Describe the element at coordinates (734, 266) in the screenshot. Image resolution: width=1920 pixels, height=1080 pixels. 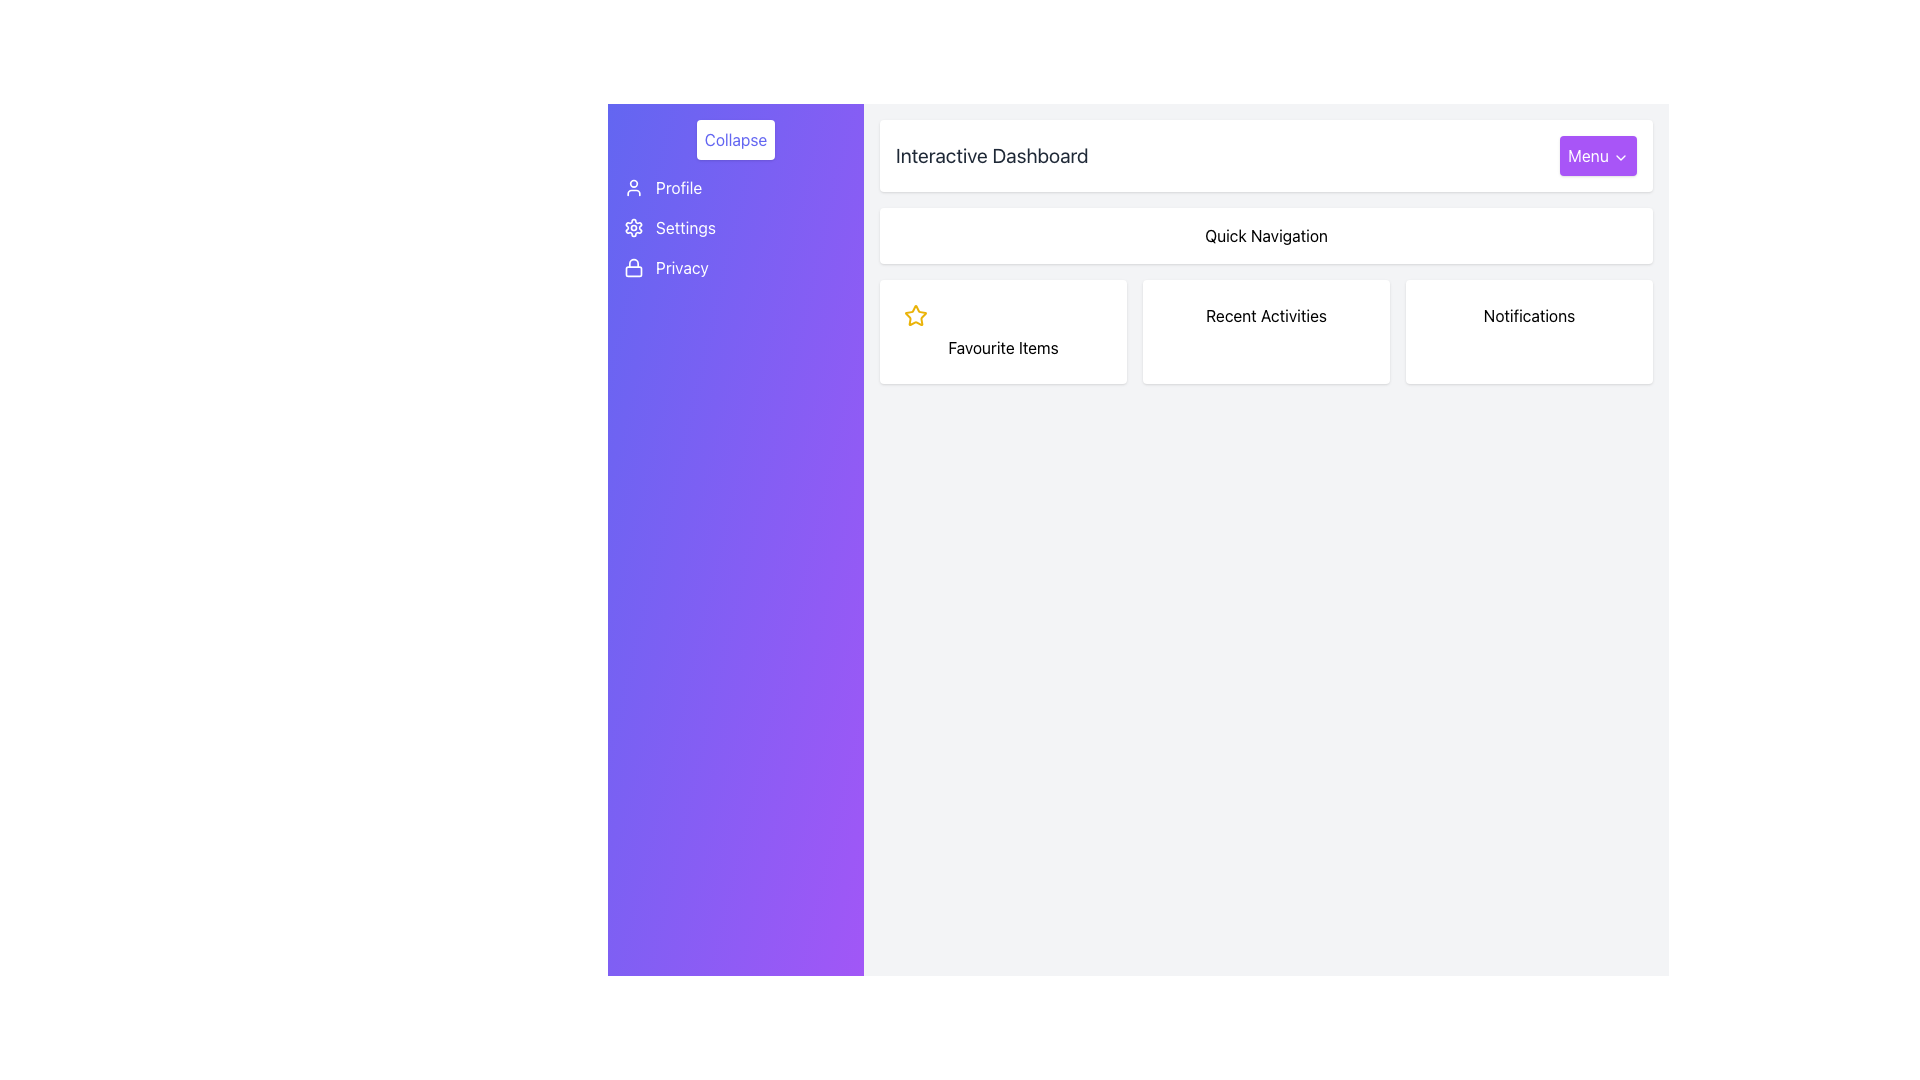
I see `the third navigation item in the sidebar, positioned below 'Settings' and above subsequent items` at that location.